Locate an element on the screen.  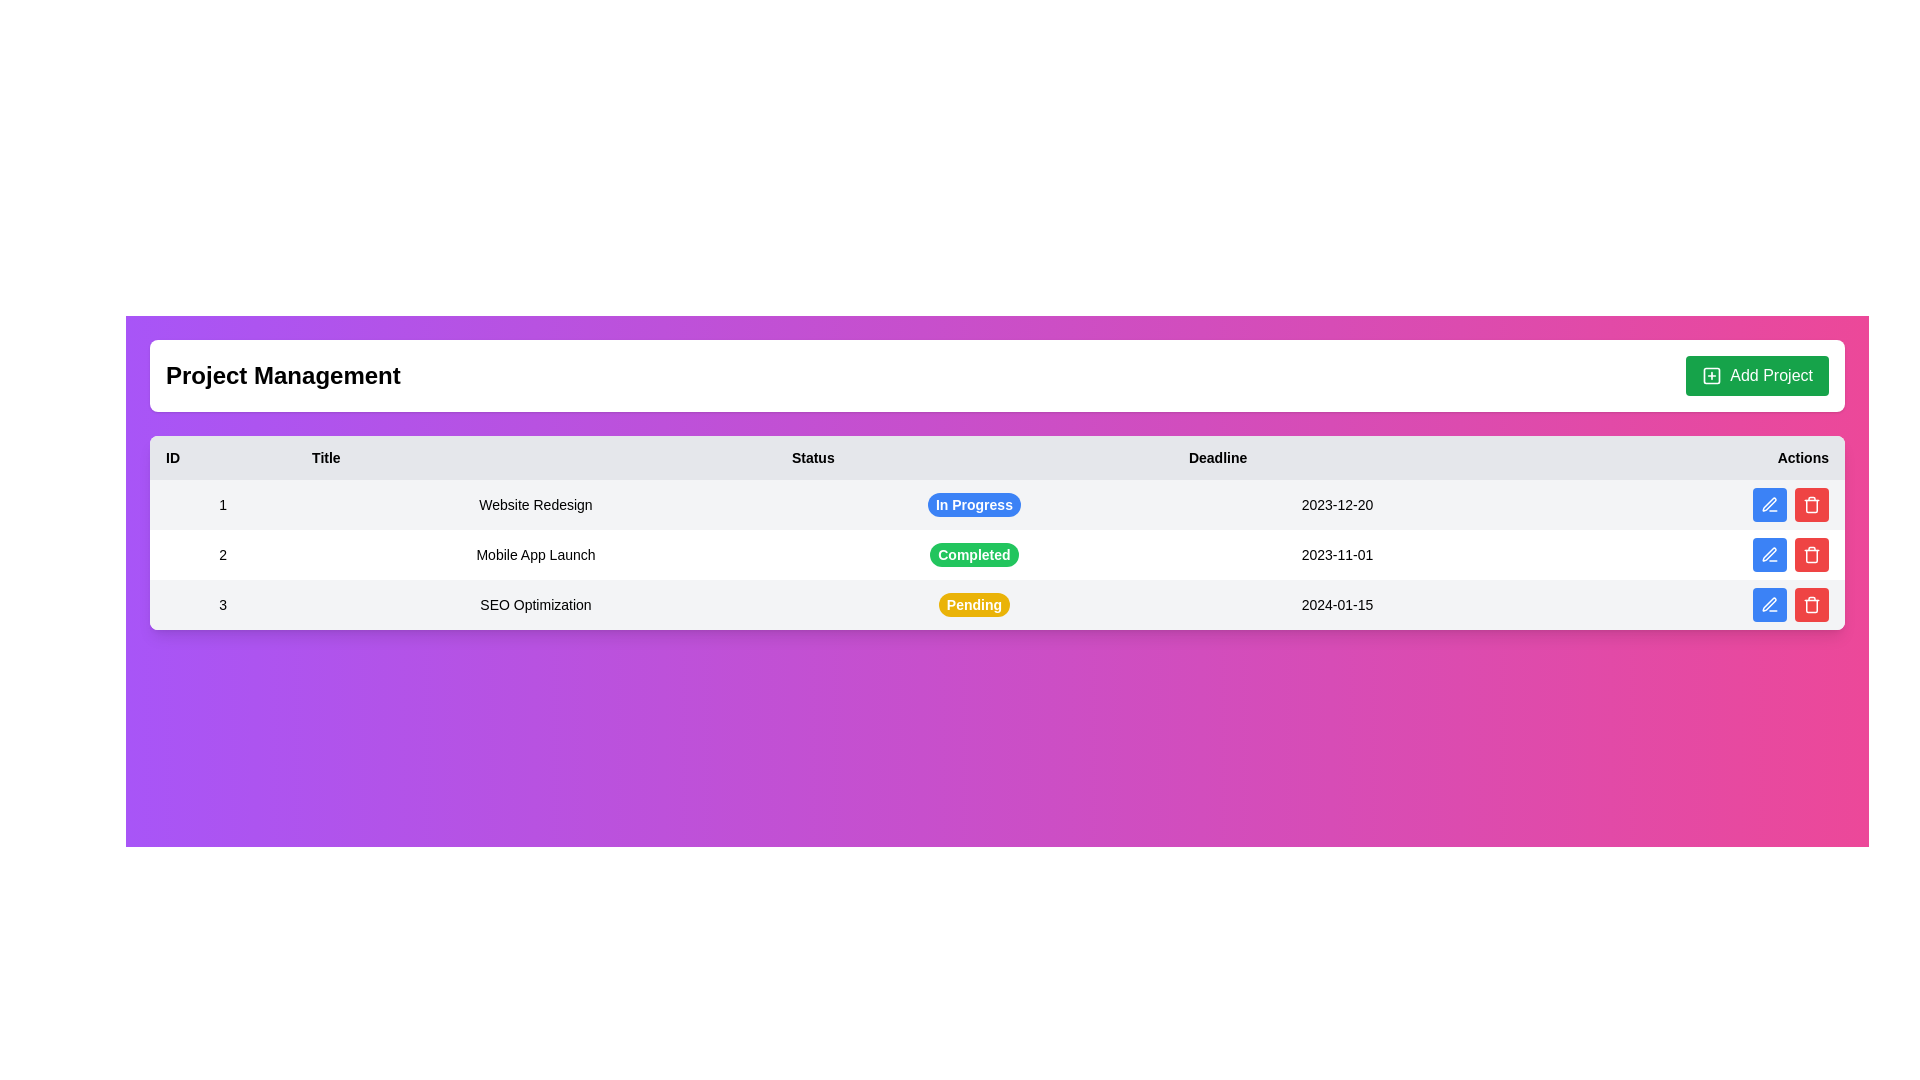
text content displayed in the table cell under the column titled 'Title' in the 'Project Management' table interface, specifically in the third row with the text 'SEO Optimization' is located at coordinates (536, 604).